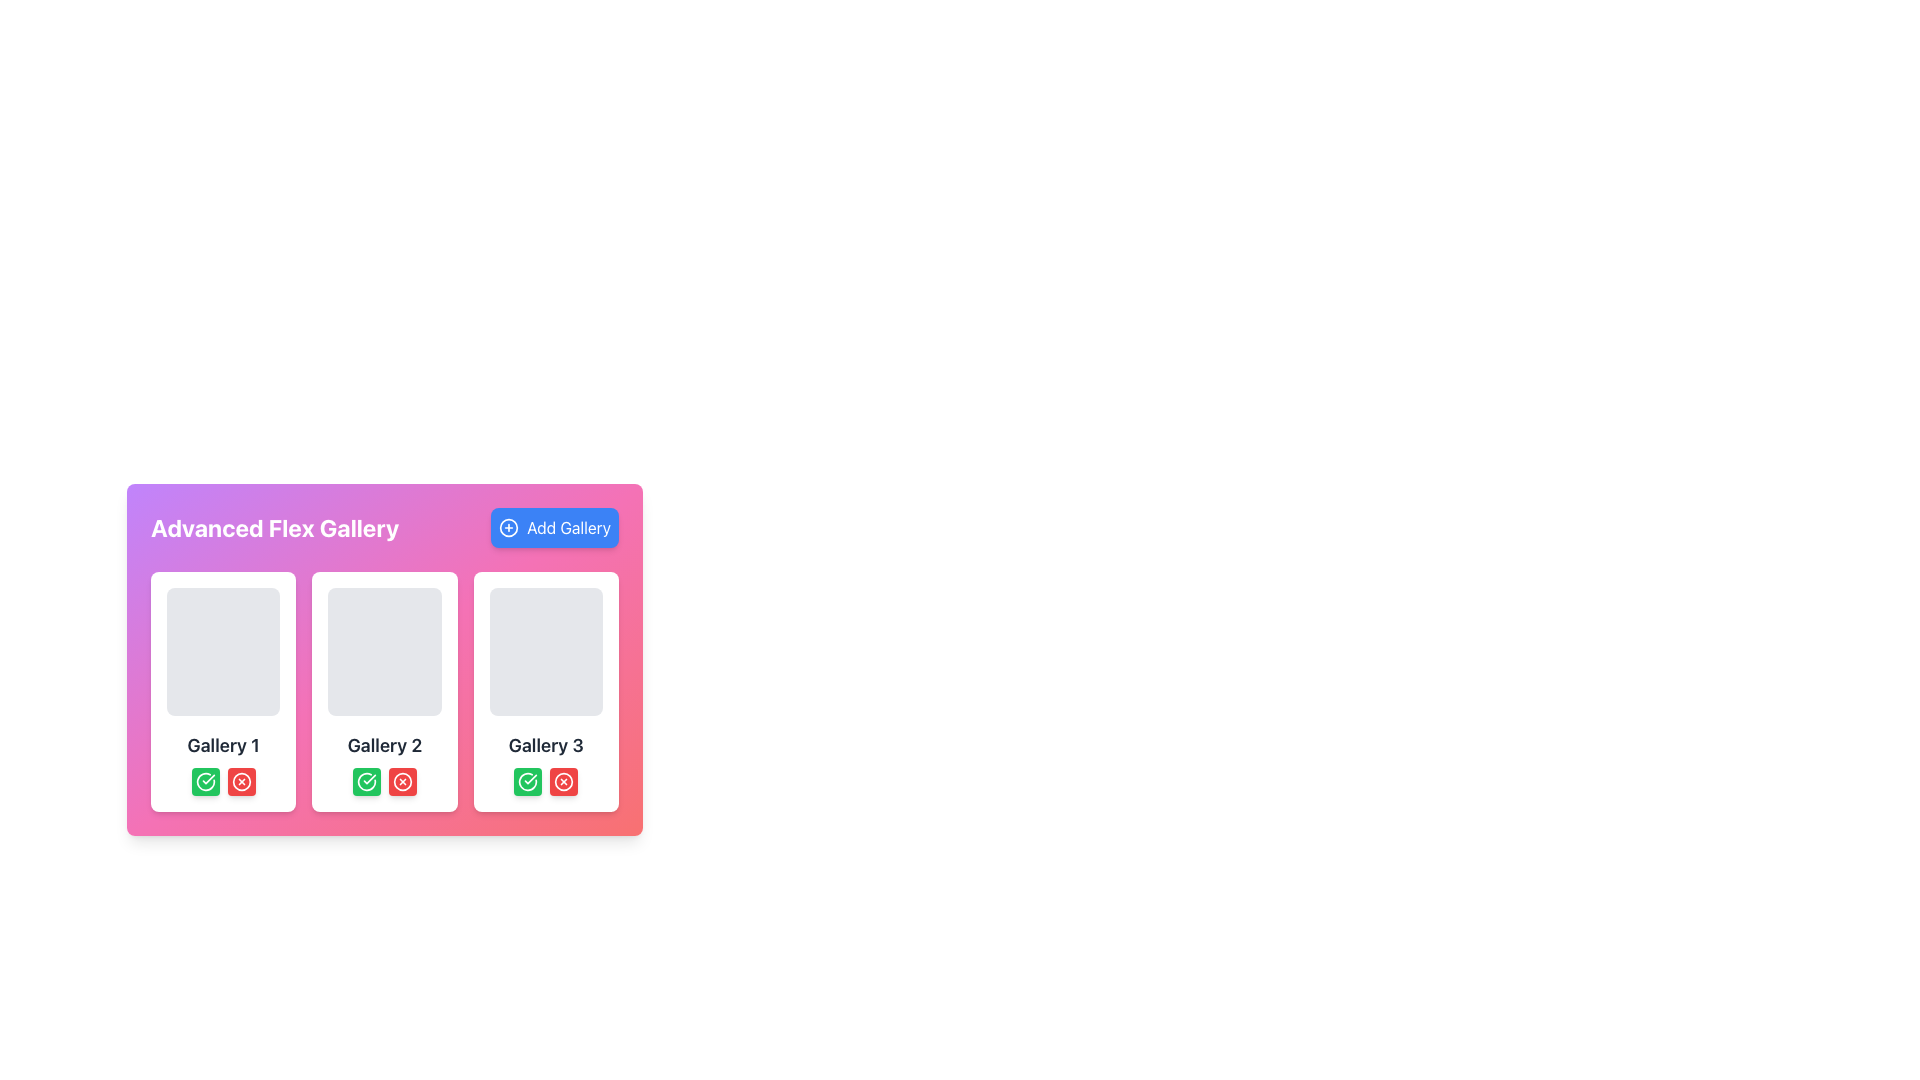  I want to click on the Gallery card labeled 'Gallery 2', which is the second card in the gallery section, located between 'Gallery 1' and 'Gallery 3', so click(384, 677).